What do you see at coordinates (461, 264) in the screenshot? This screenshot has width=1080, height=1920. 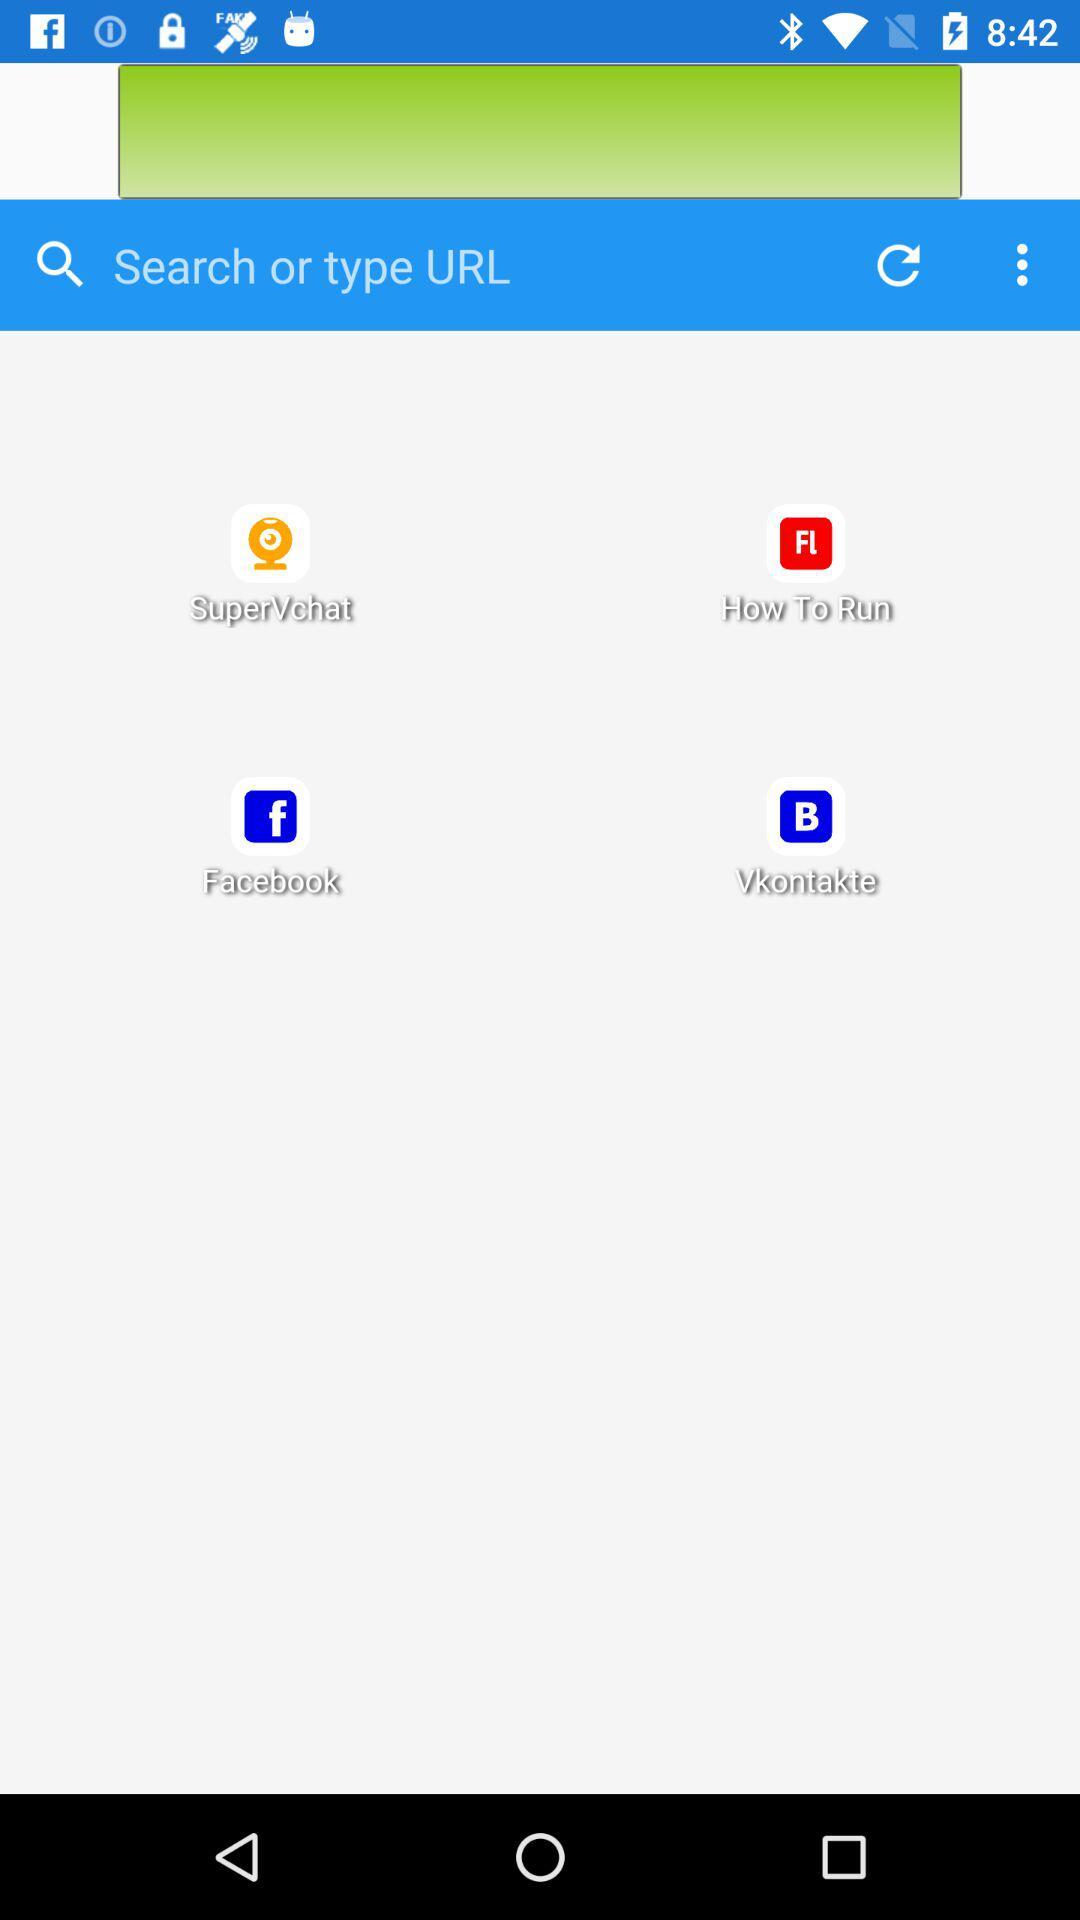 I see `switch the search option` at bounding box center [461, 264].